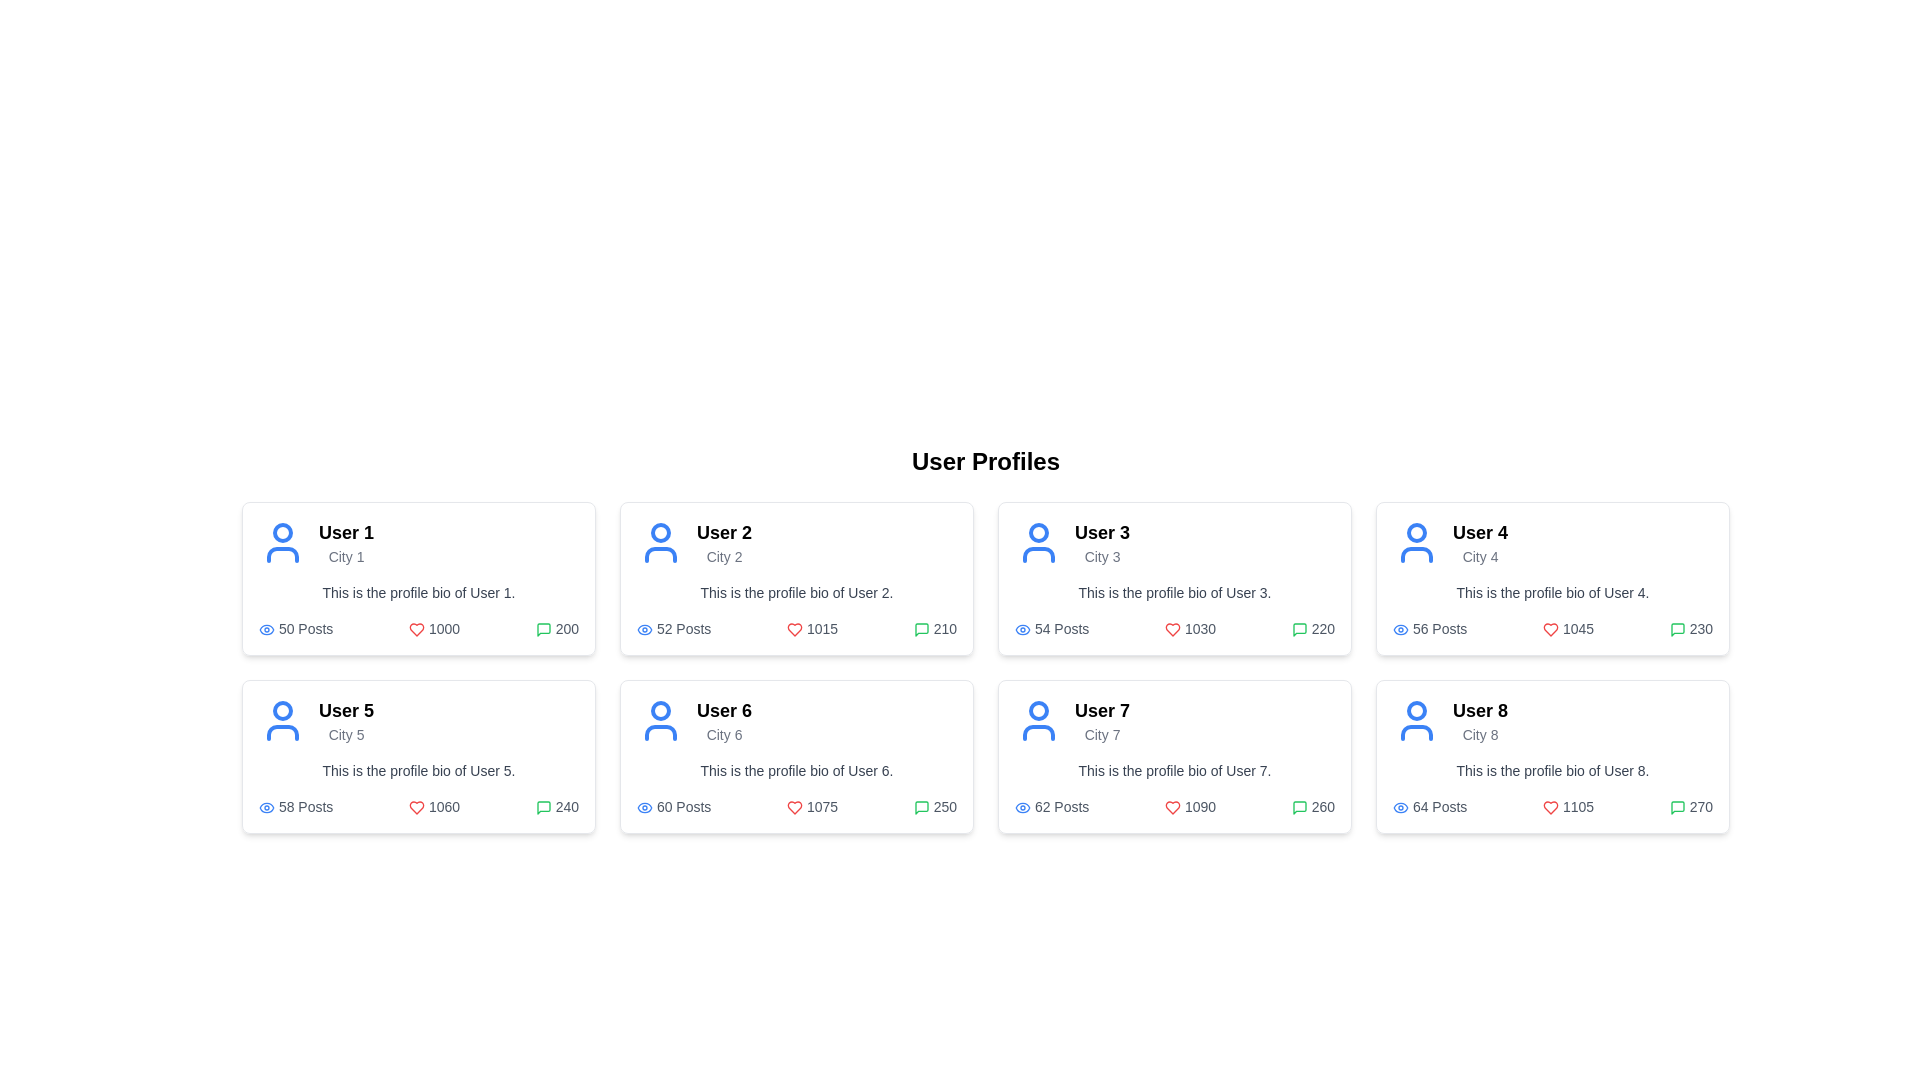 This screenshot has width=1920, height=1080. I want to click on the numerical text '250' next to the green speech bubble icon in the bottom-right corner of User 6's profile card, so click(934, 805).